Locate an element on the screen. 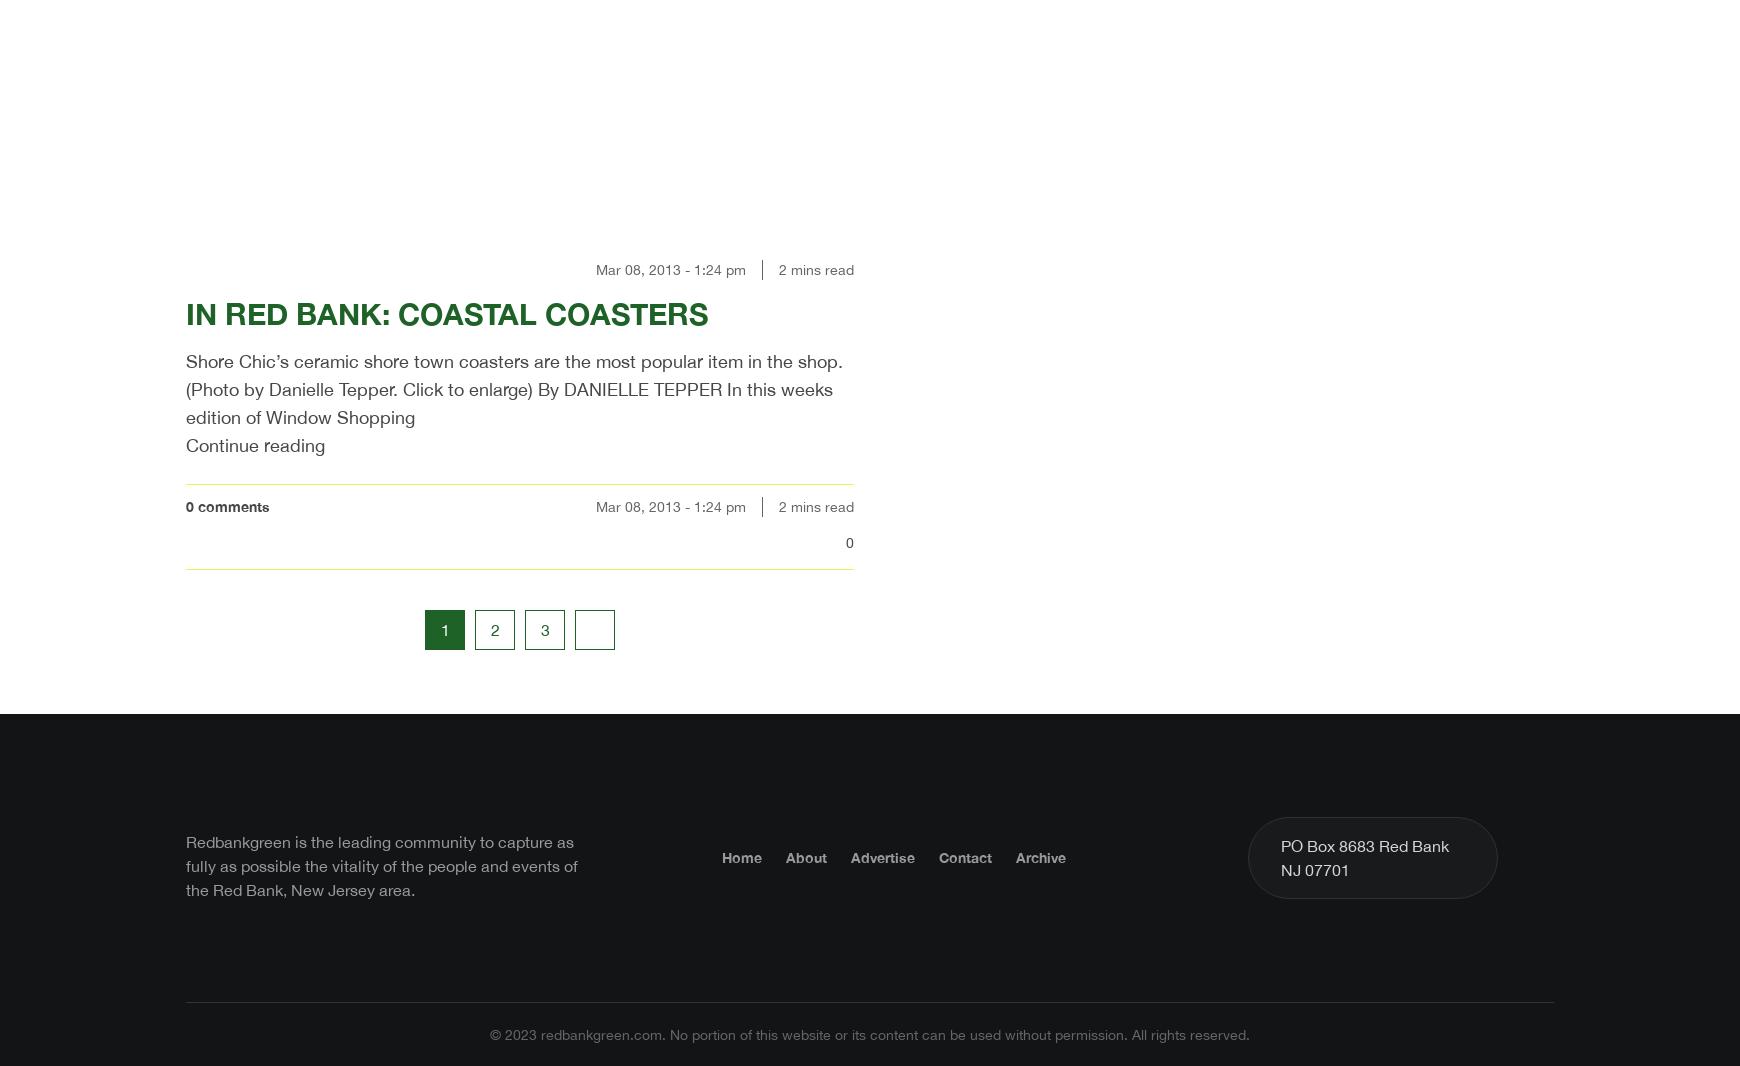  'Redbankgreen is the  leading community to capture as fully as possible the vitality of the people and events of the Red Bank, New Jersey area.' is located at coordinates (381, 864).